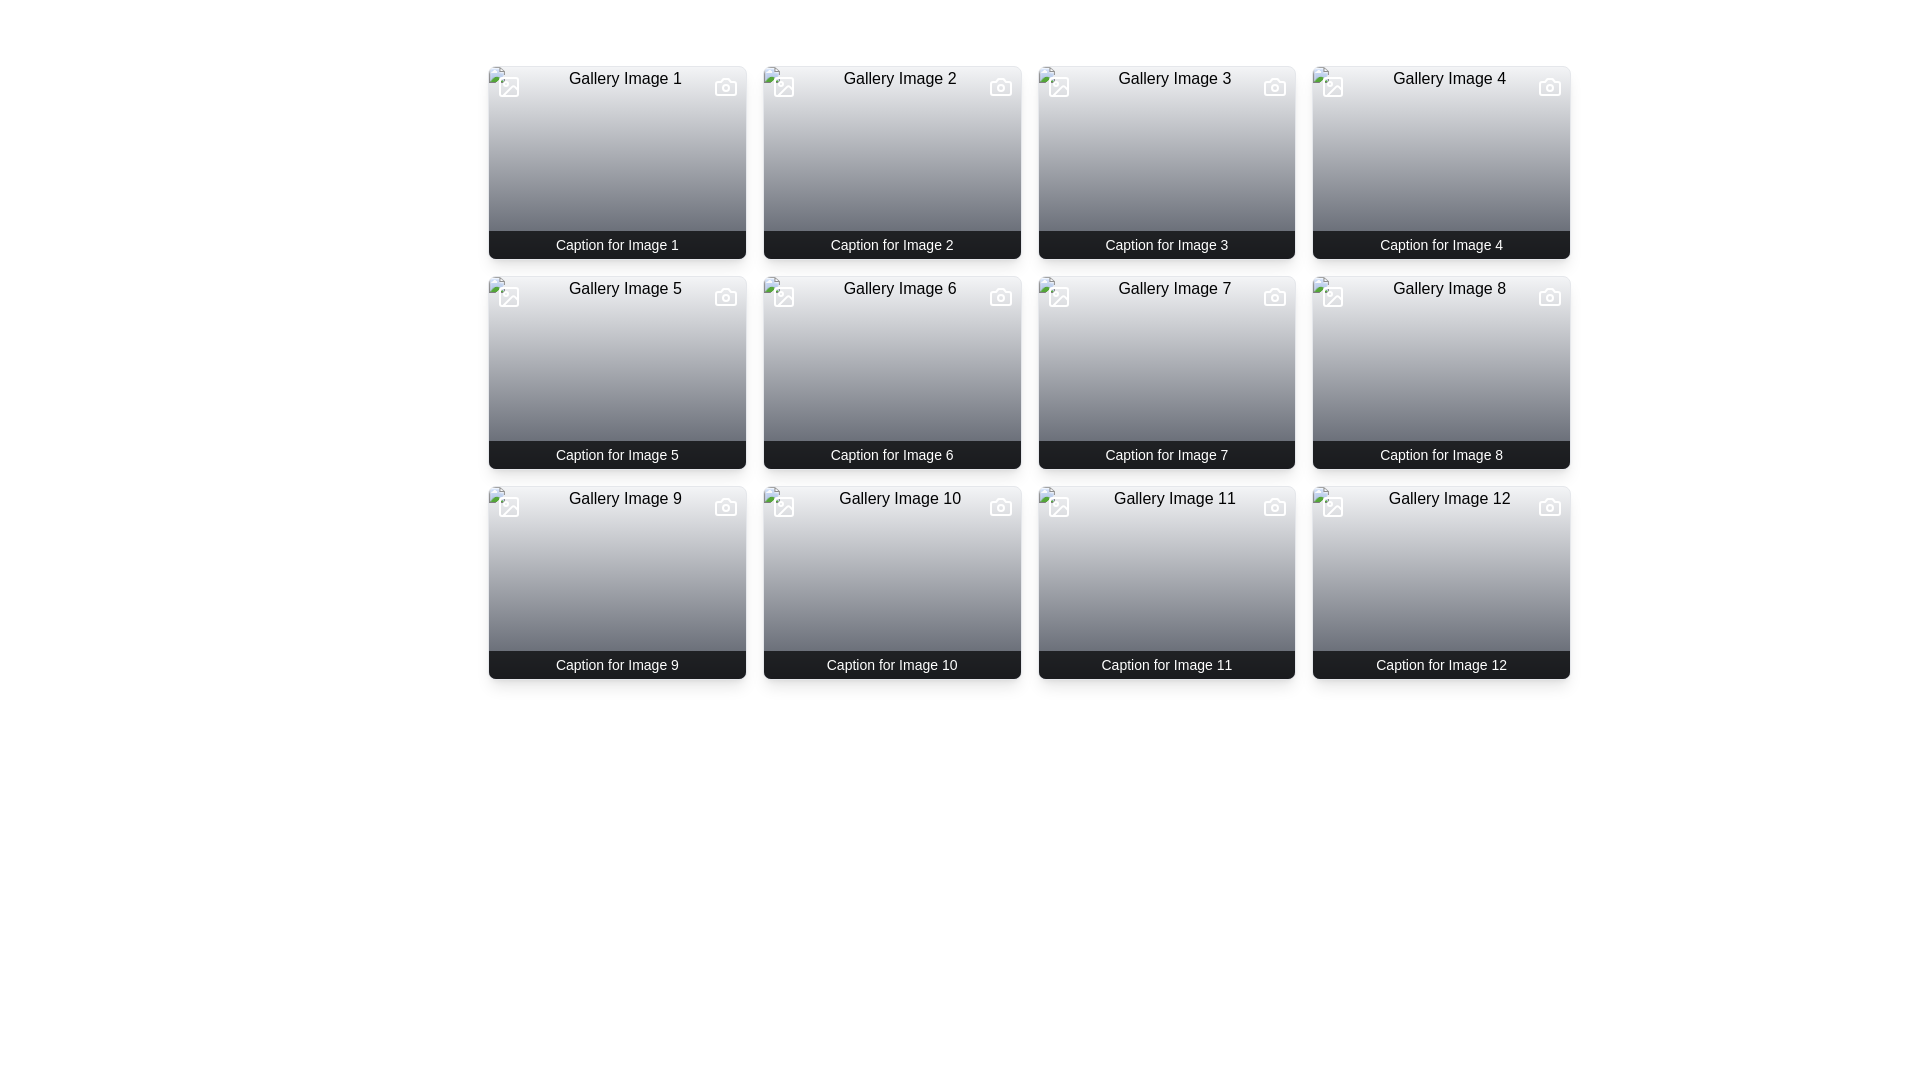  I want to click on the main body of the camera icon located in the top-right corner of the 'Gallery Image 3' card, so click(1274, 86).